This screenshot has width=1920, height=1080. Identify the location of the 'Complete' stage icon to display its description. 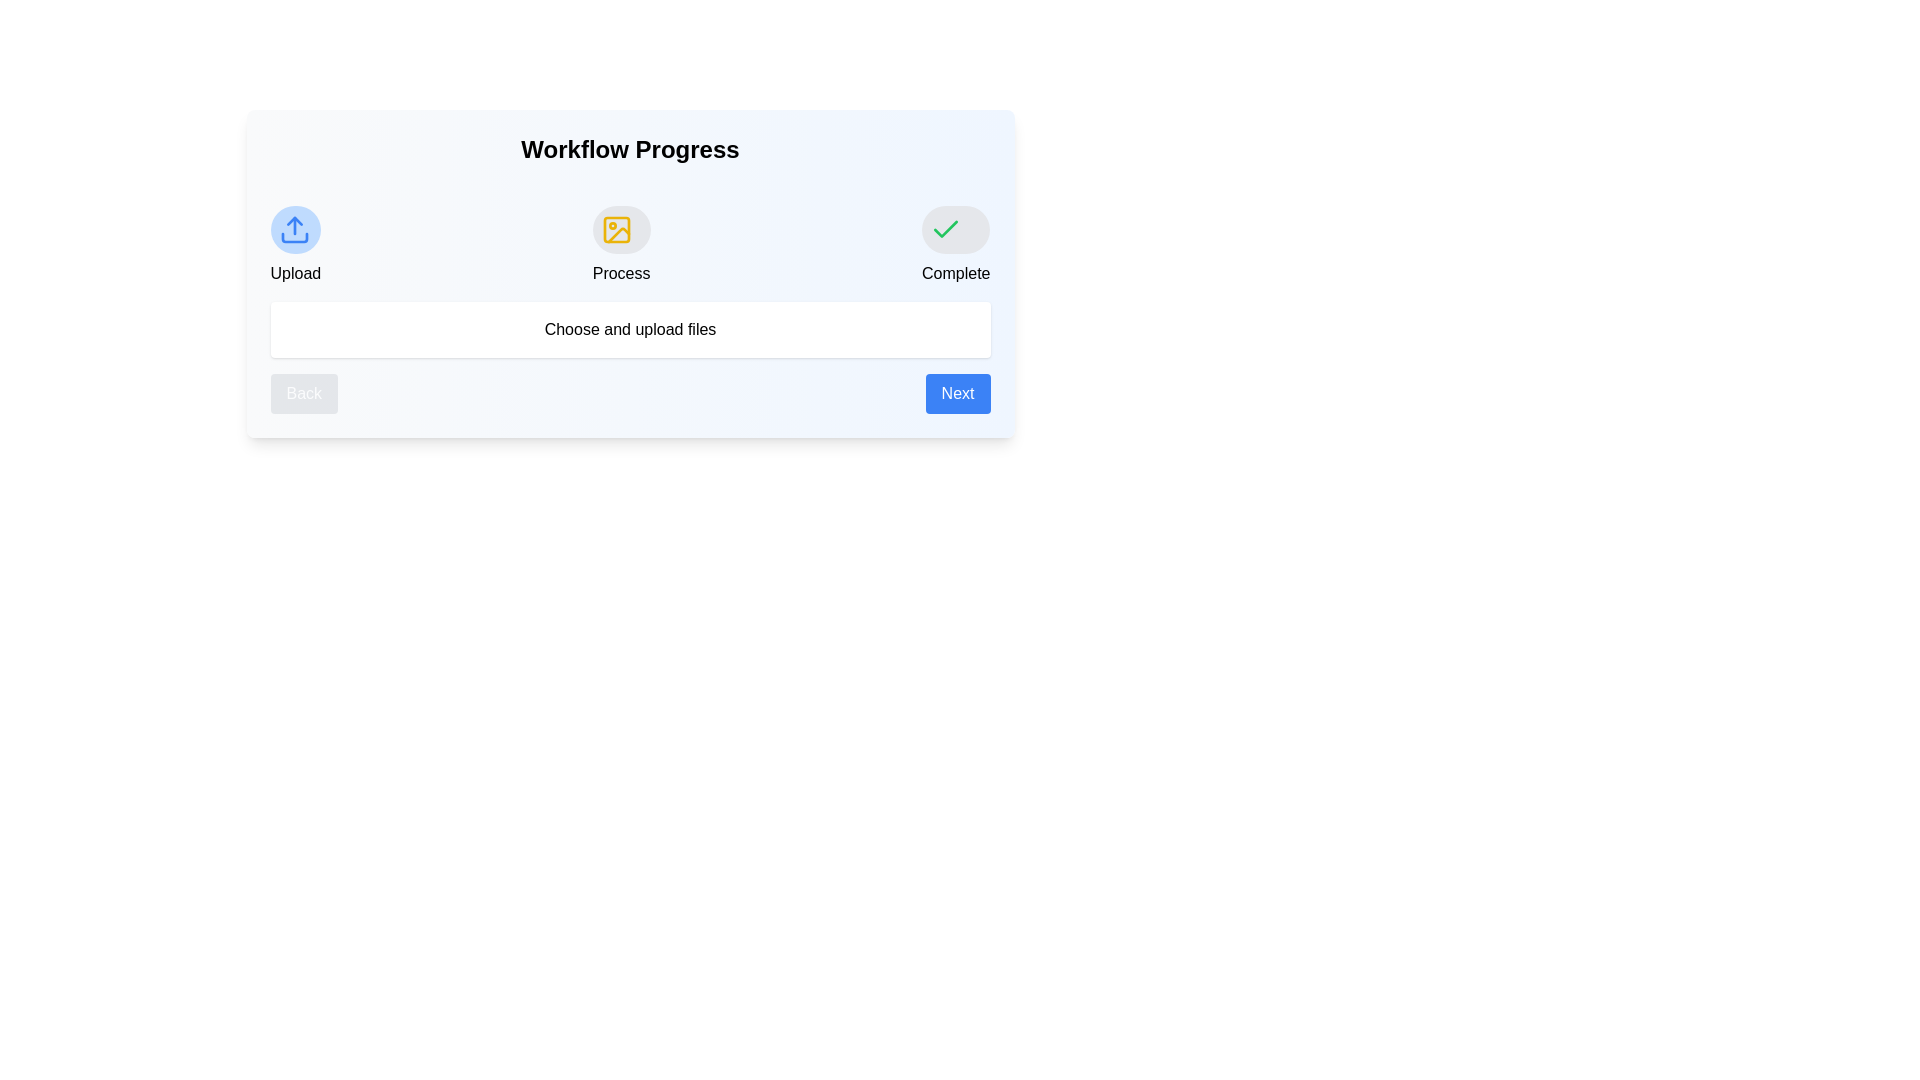
(954, 229).